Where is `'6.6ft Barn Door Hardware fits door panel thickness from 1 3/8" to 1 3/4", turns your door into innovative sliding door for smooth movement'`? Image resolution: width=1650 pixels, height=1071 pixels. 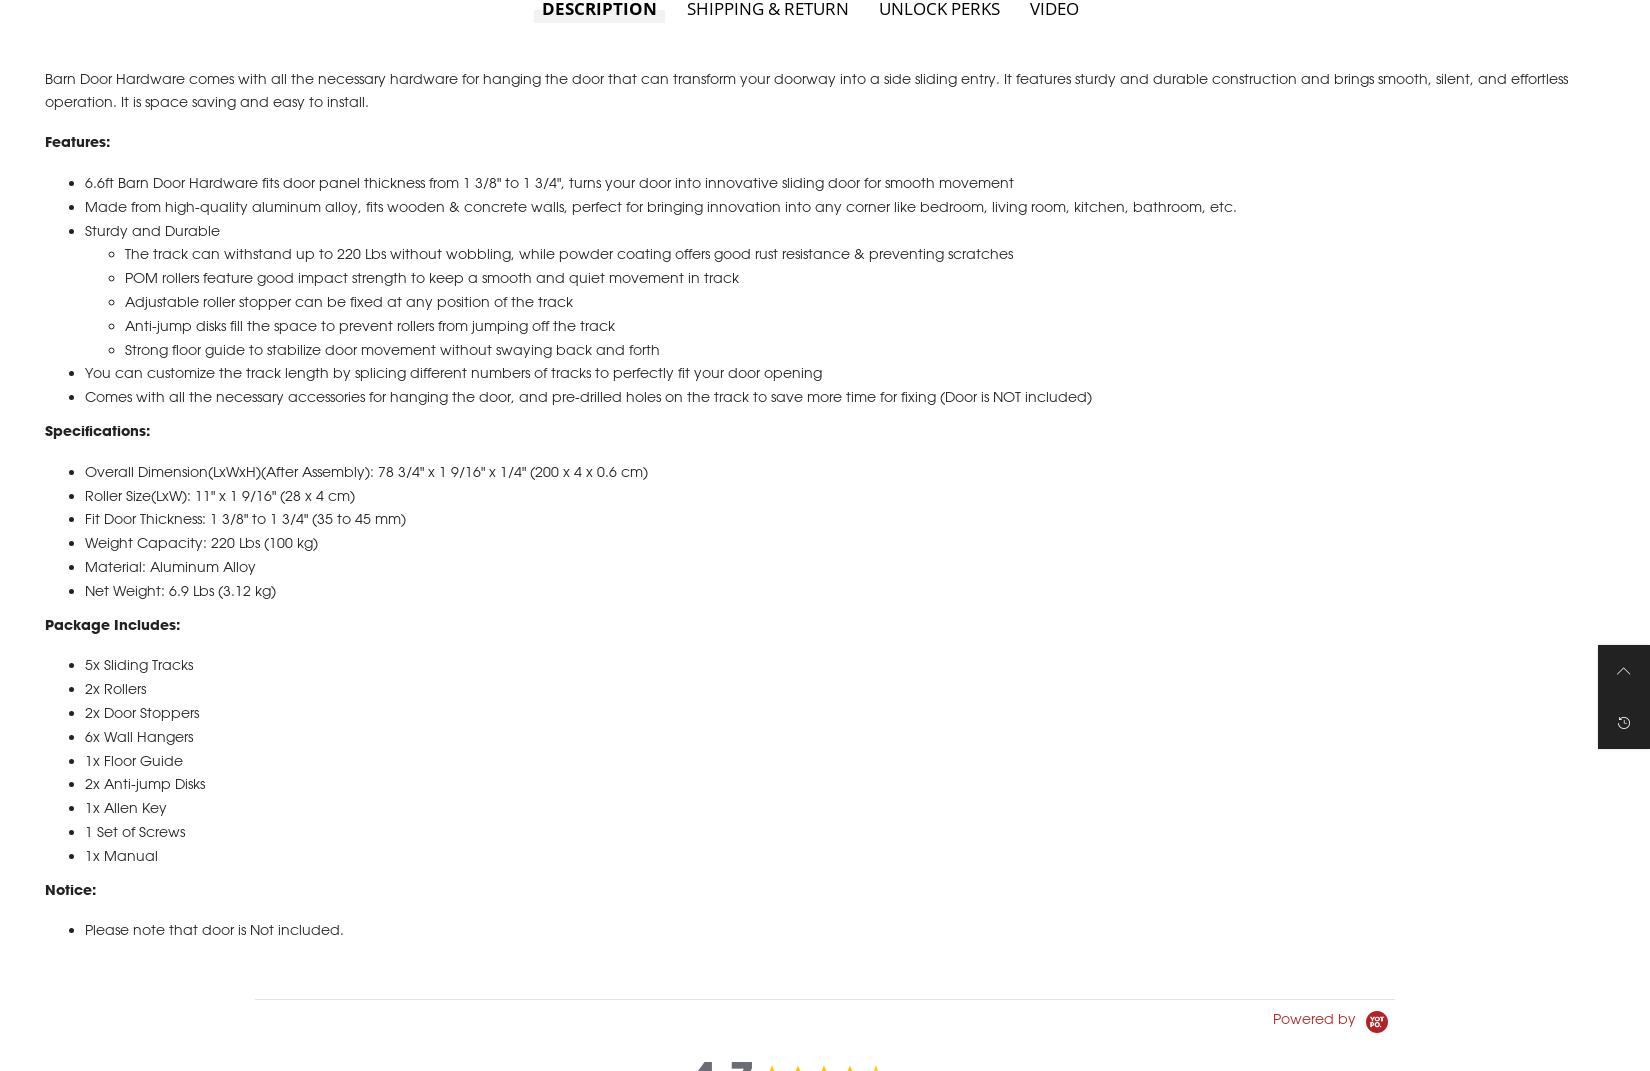
'6.6ft Barn Door Hardware fits door panel thickness from 1 3/8" to 1 3/4", turns your door into innovative sliding door for smooth movement' is located at coordinates (548, 203).